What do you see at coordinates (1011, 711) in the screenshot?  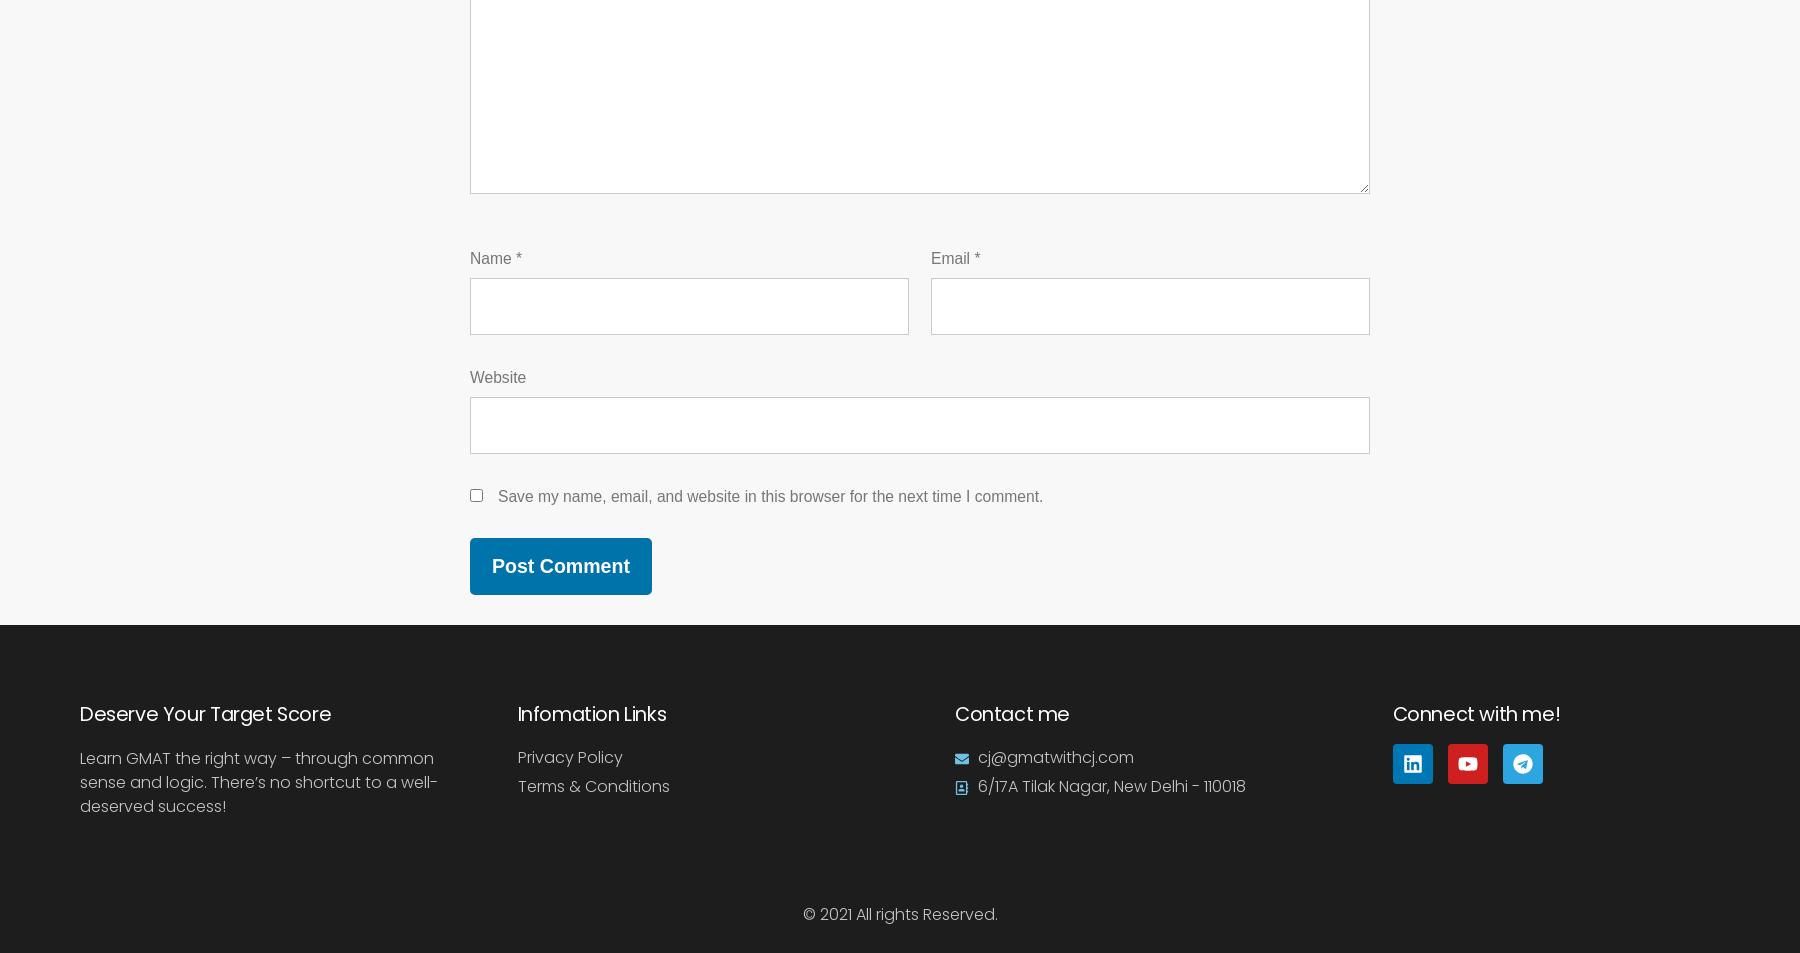 I see `'Contact me'` at bounding box center [1011, 711].